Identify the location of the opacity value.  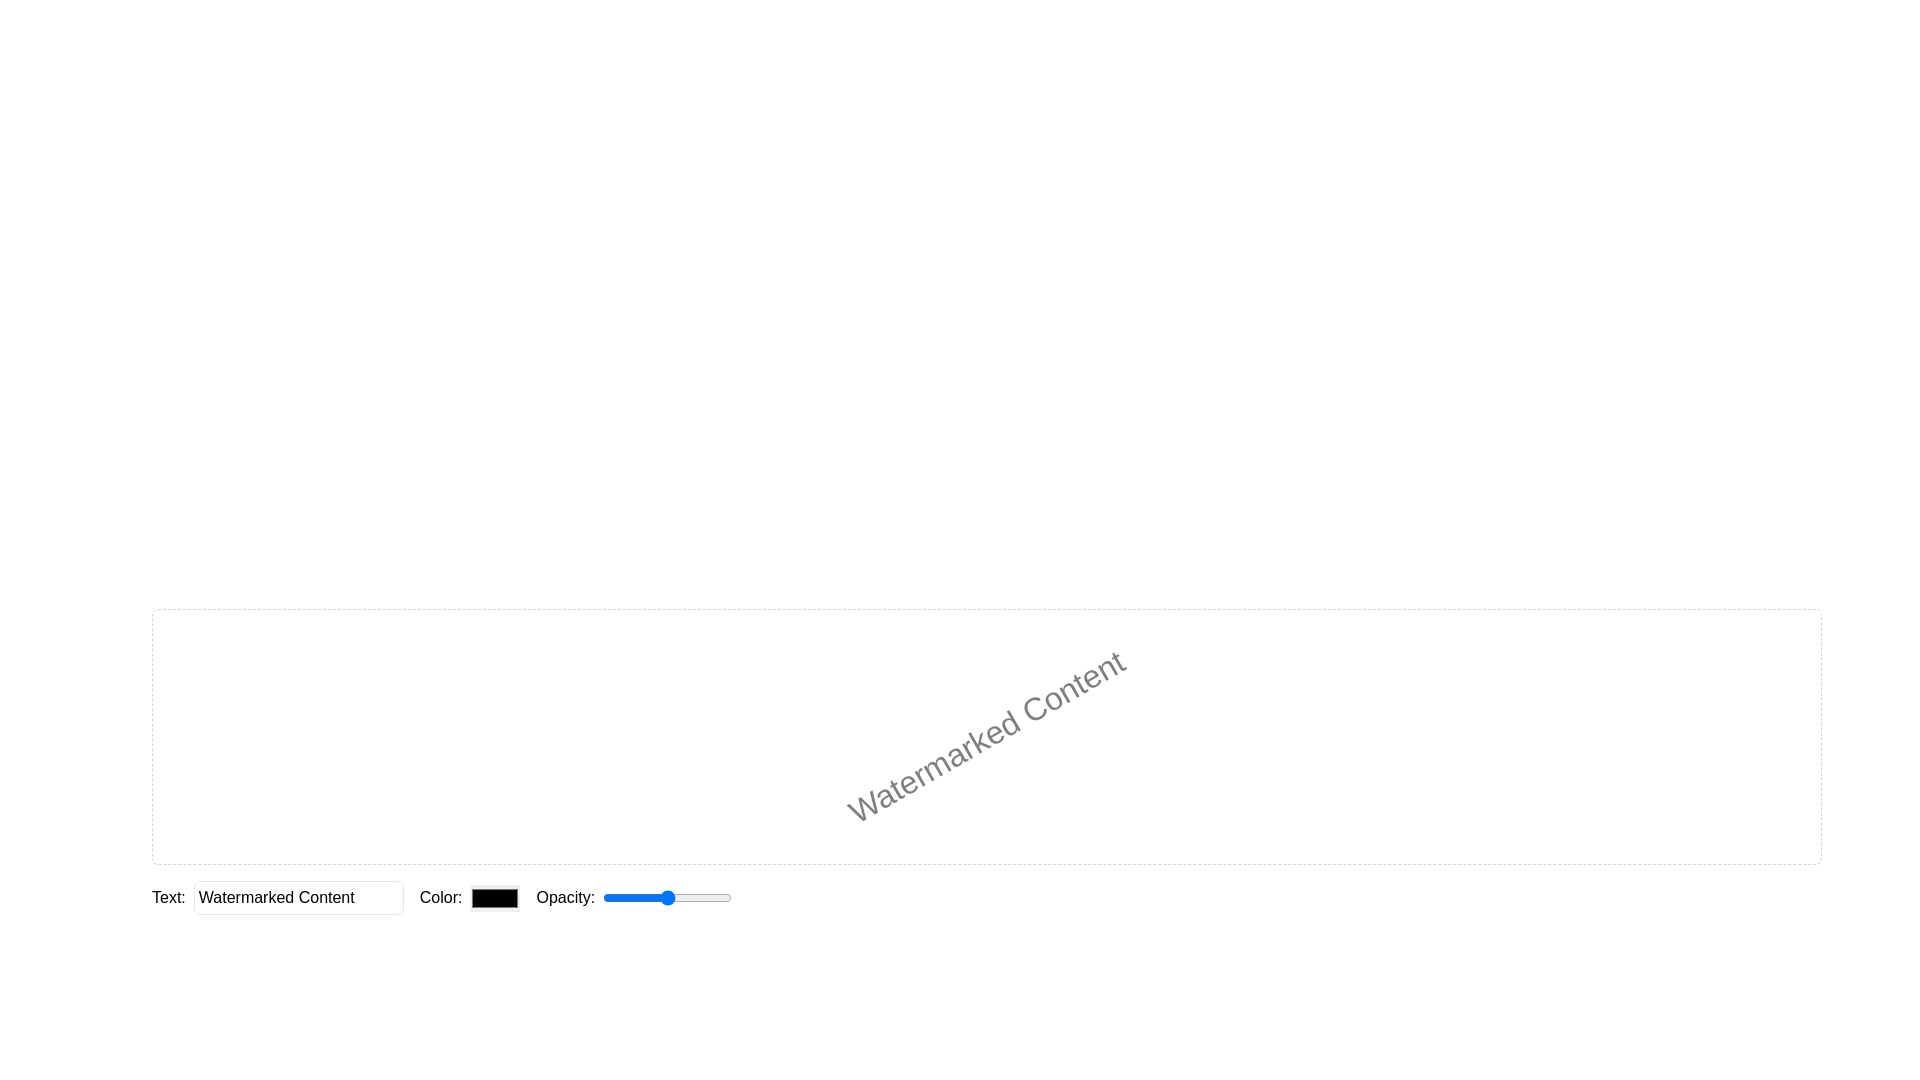
(715, 897).